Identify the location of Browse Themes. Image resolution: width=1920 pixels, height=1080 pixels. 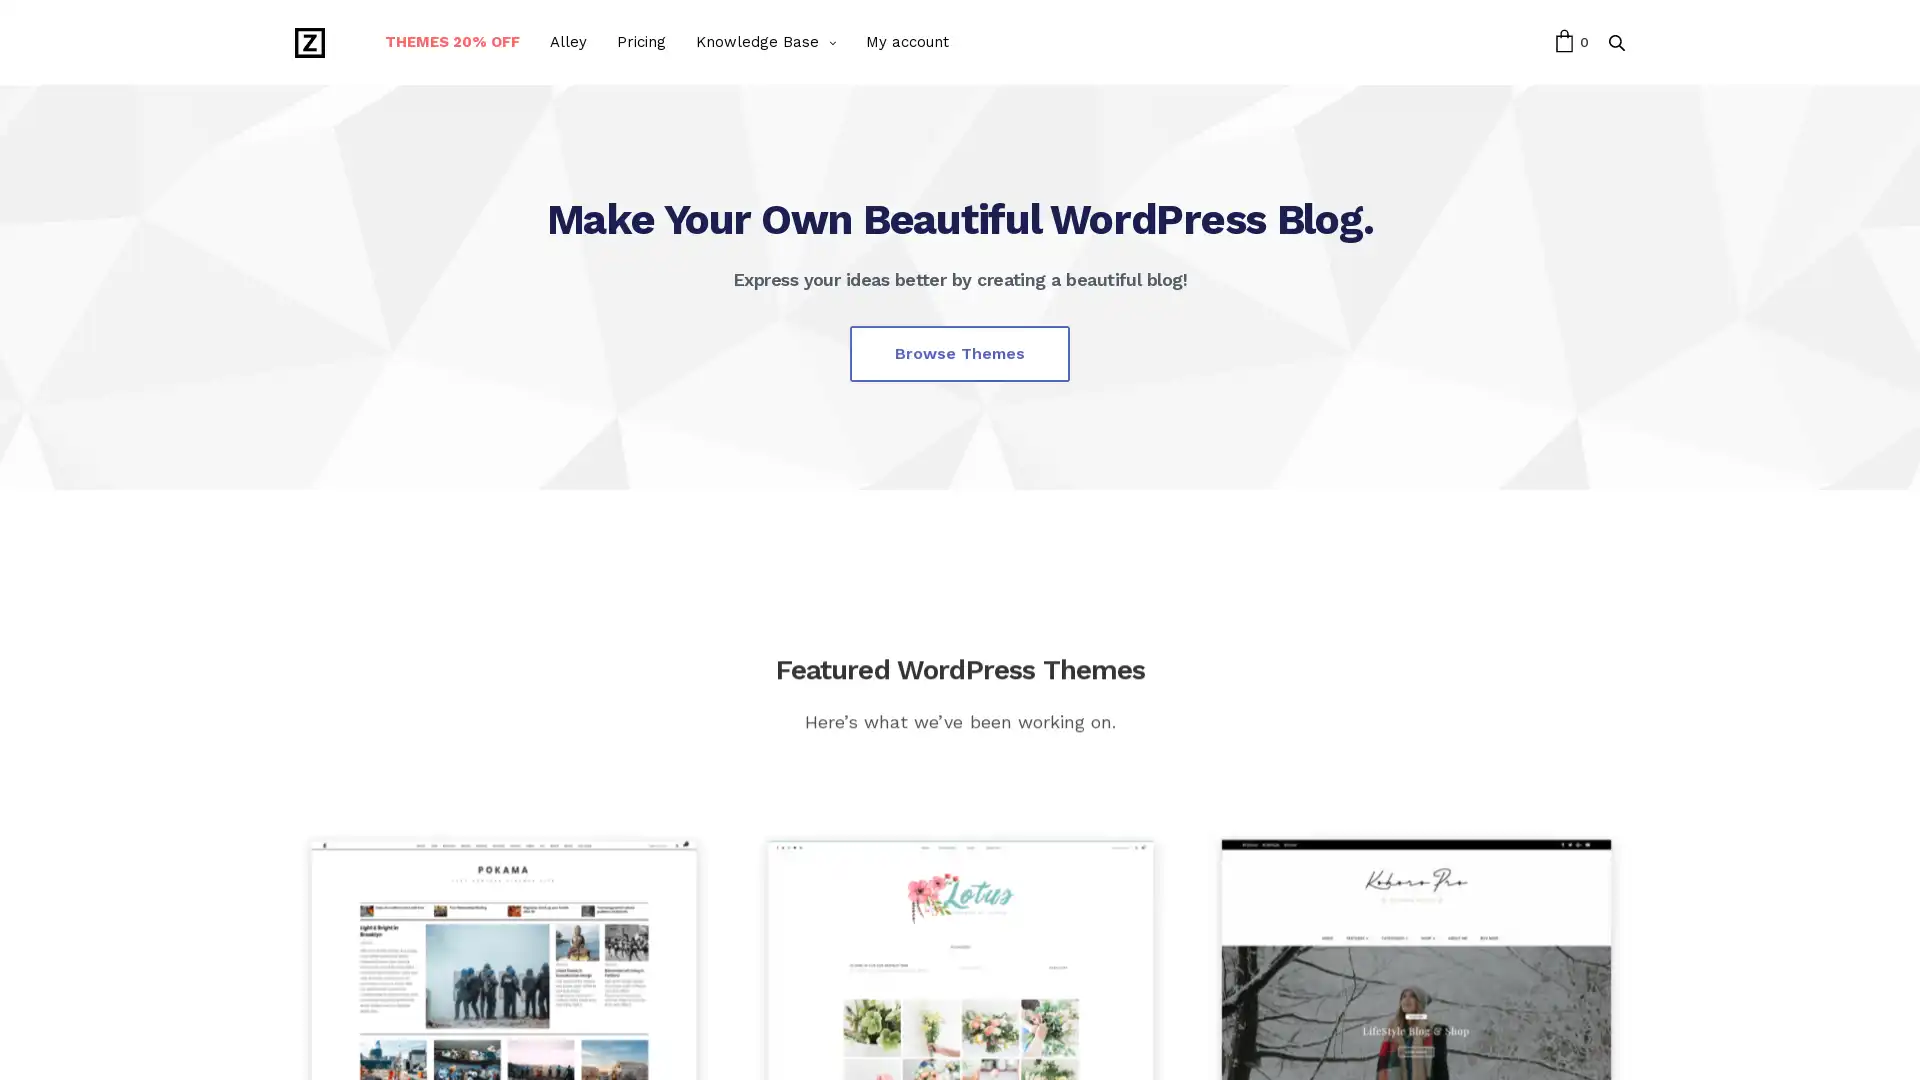
(960, 352).